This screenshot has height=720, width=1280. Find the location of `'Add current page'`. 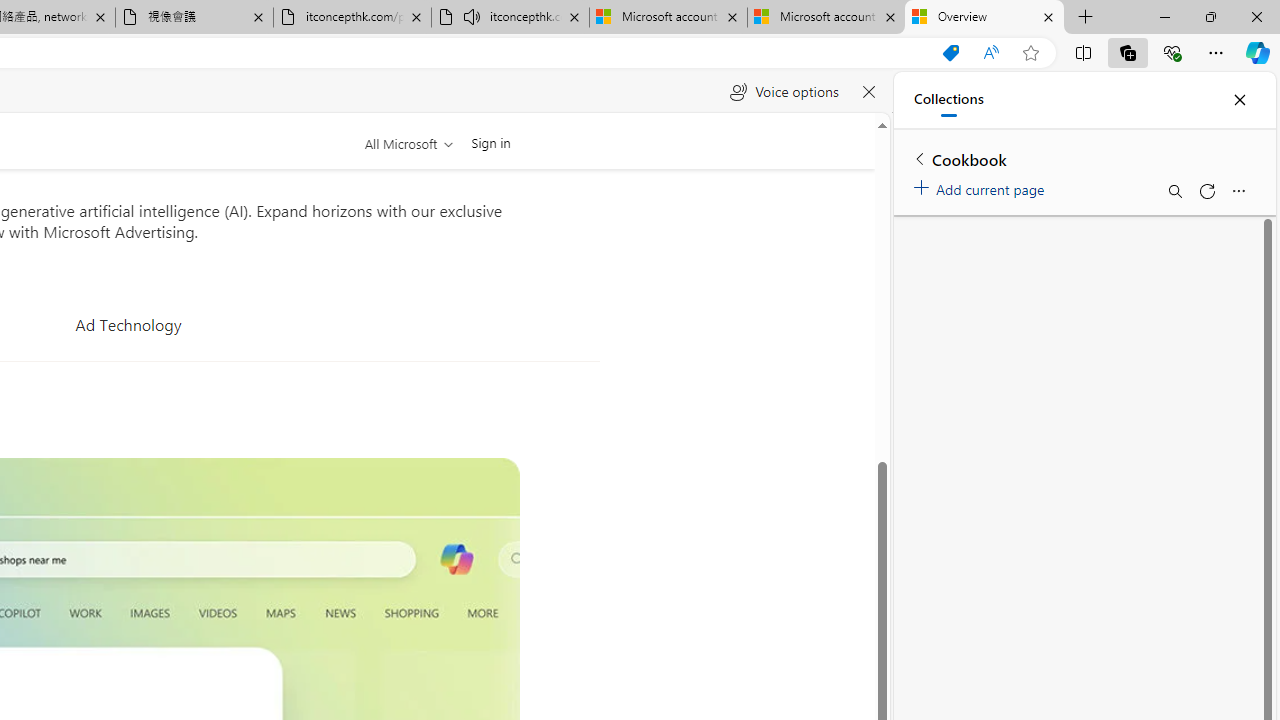

'Add current page' is located at coordinates (983, 186).